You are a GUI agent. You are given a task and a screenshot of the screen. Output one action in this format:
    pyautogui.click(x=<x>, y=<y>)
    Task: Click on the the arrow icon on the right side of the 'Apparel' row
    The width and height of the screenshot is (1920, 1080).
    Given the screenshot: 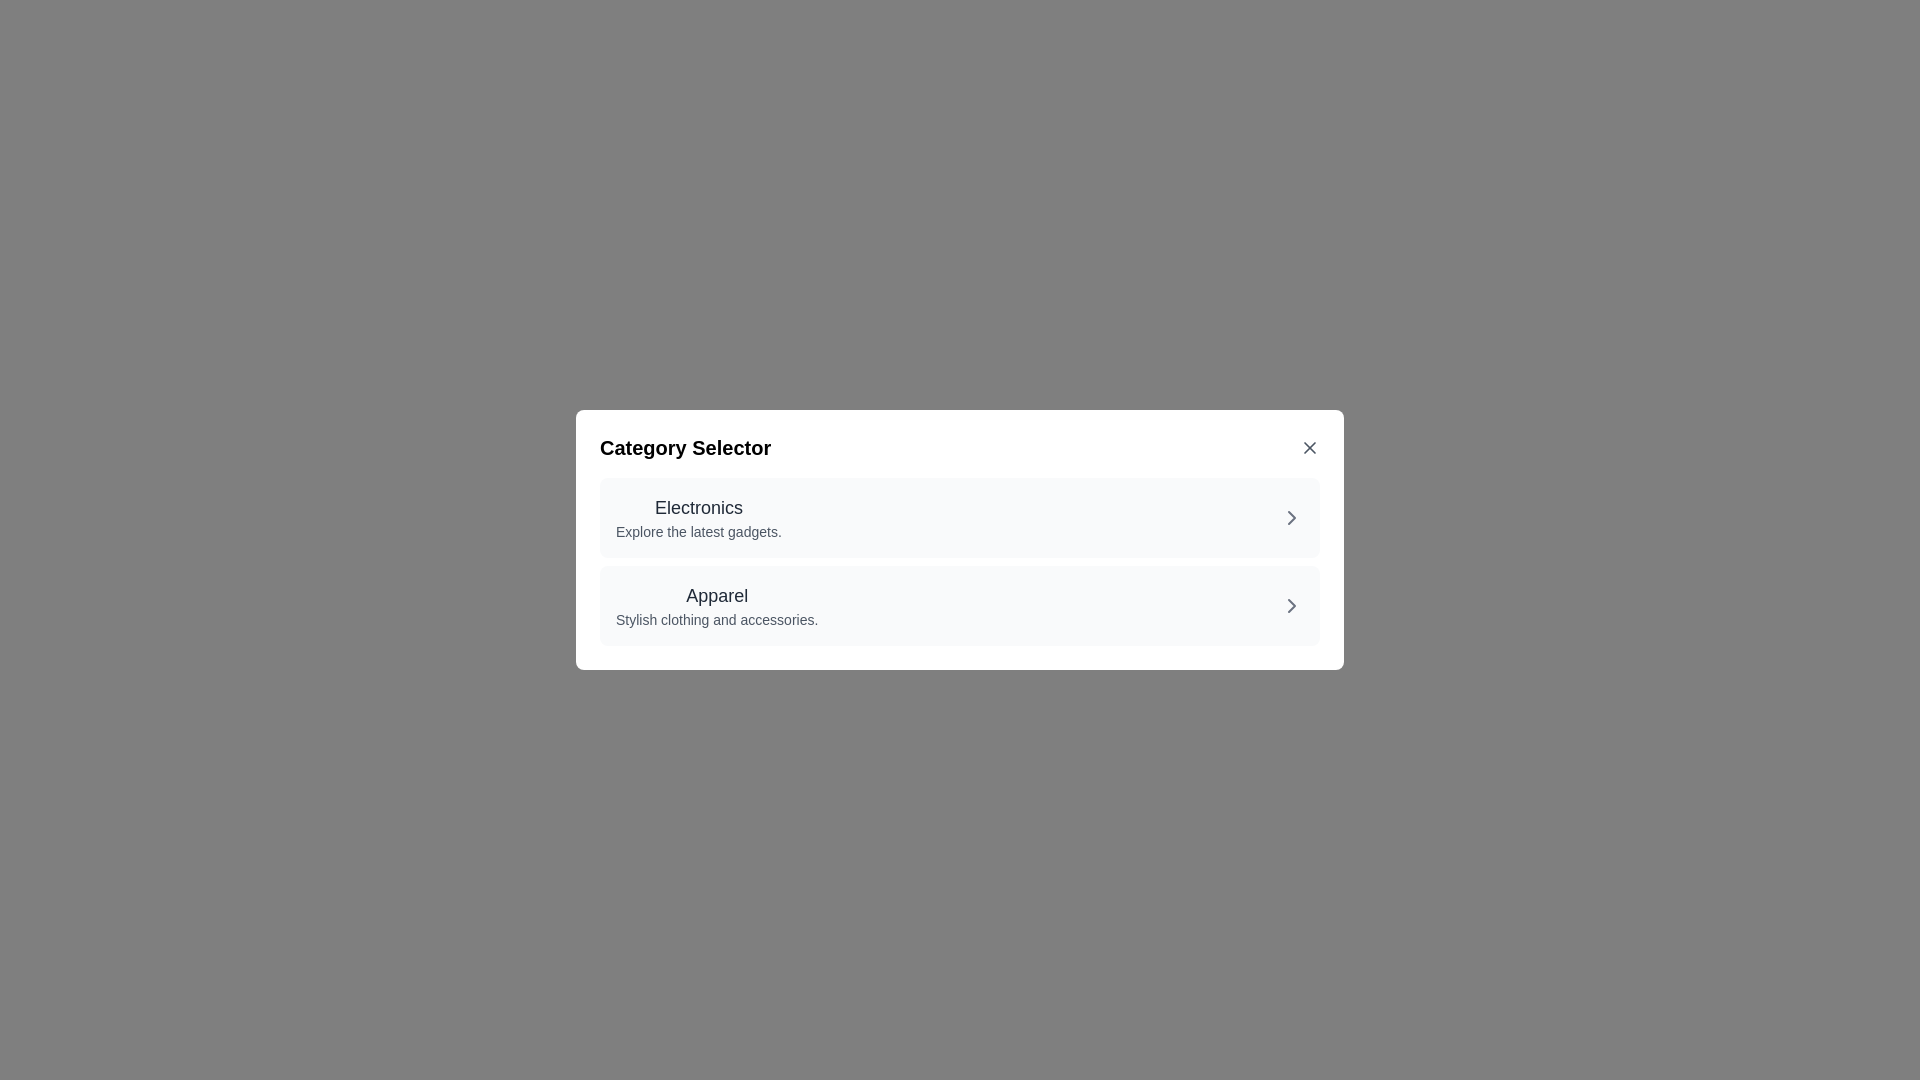 What is the action you would take?
    pyautogui.click(x=1291, y=604)
    